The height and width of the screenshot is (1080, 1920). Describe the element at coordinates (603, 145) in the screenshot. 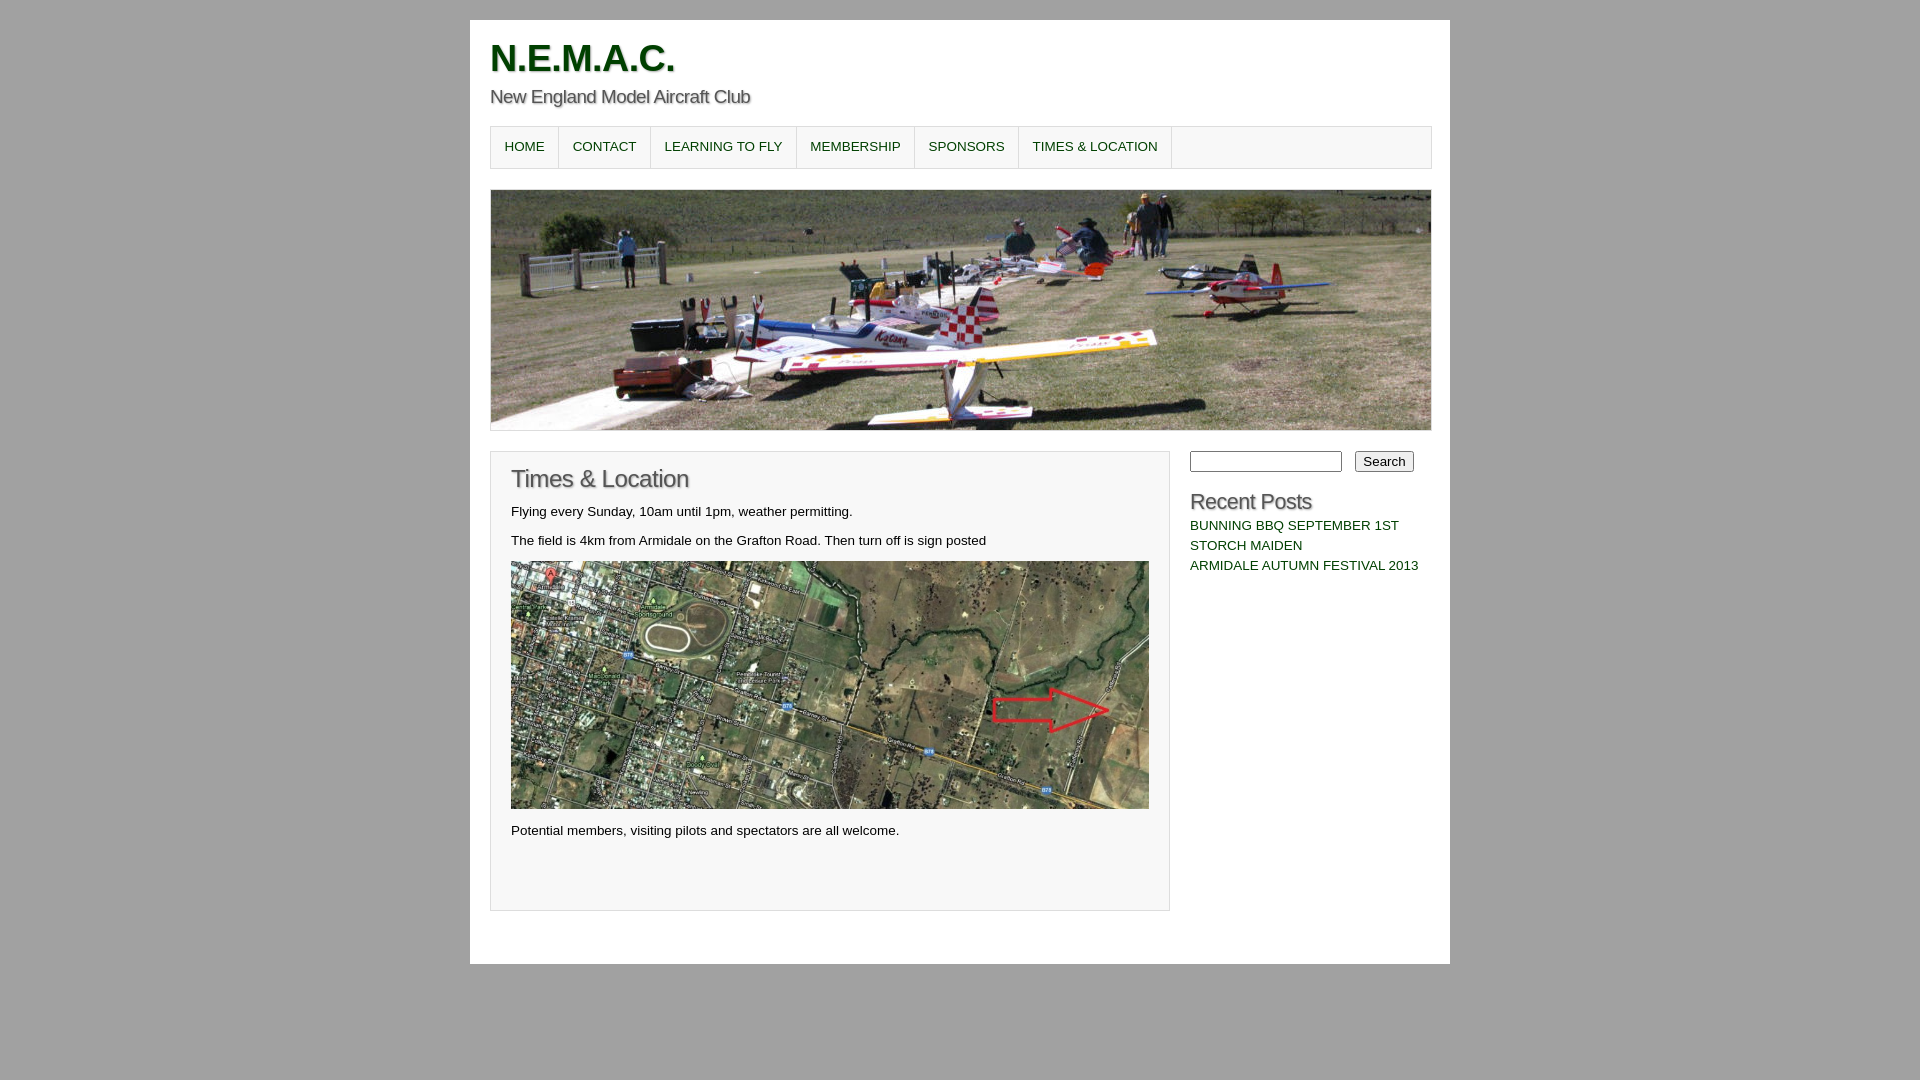

I see `'CONTACT'` at that location.